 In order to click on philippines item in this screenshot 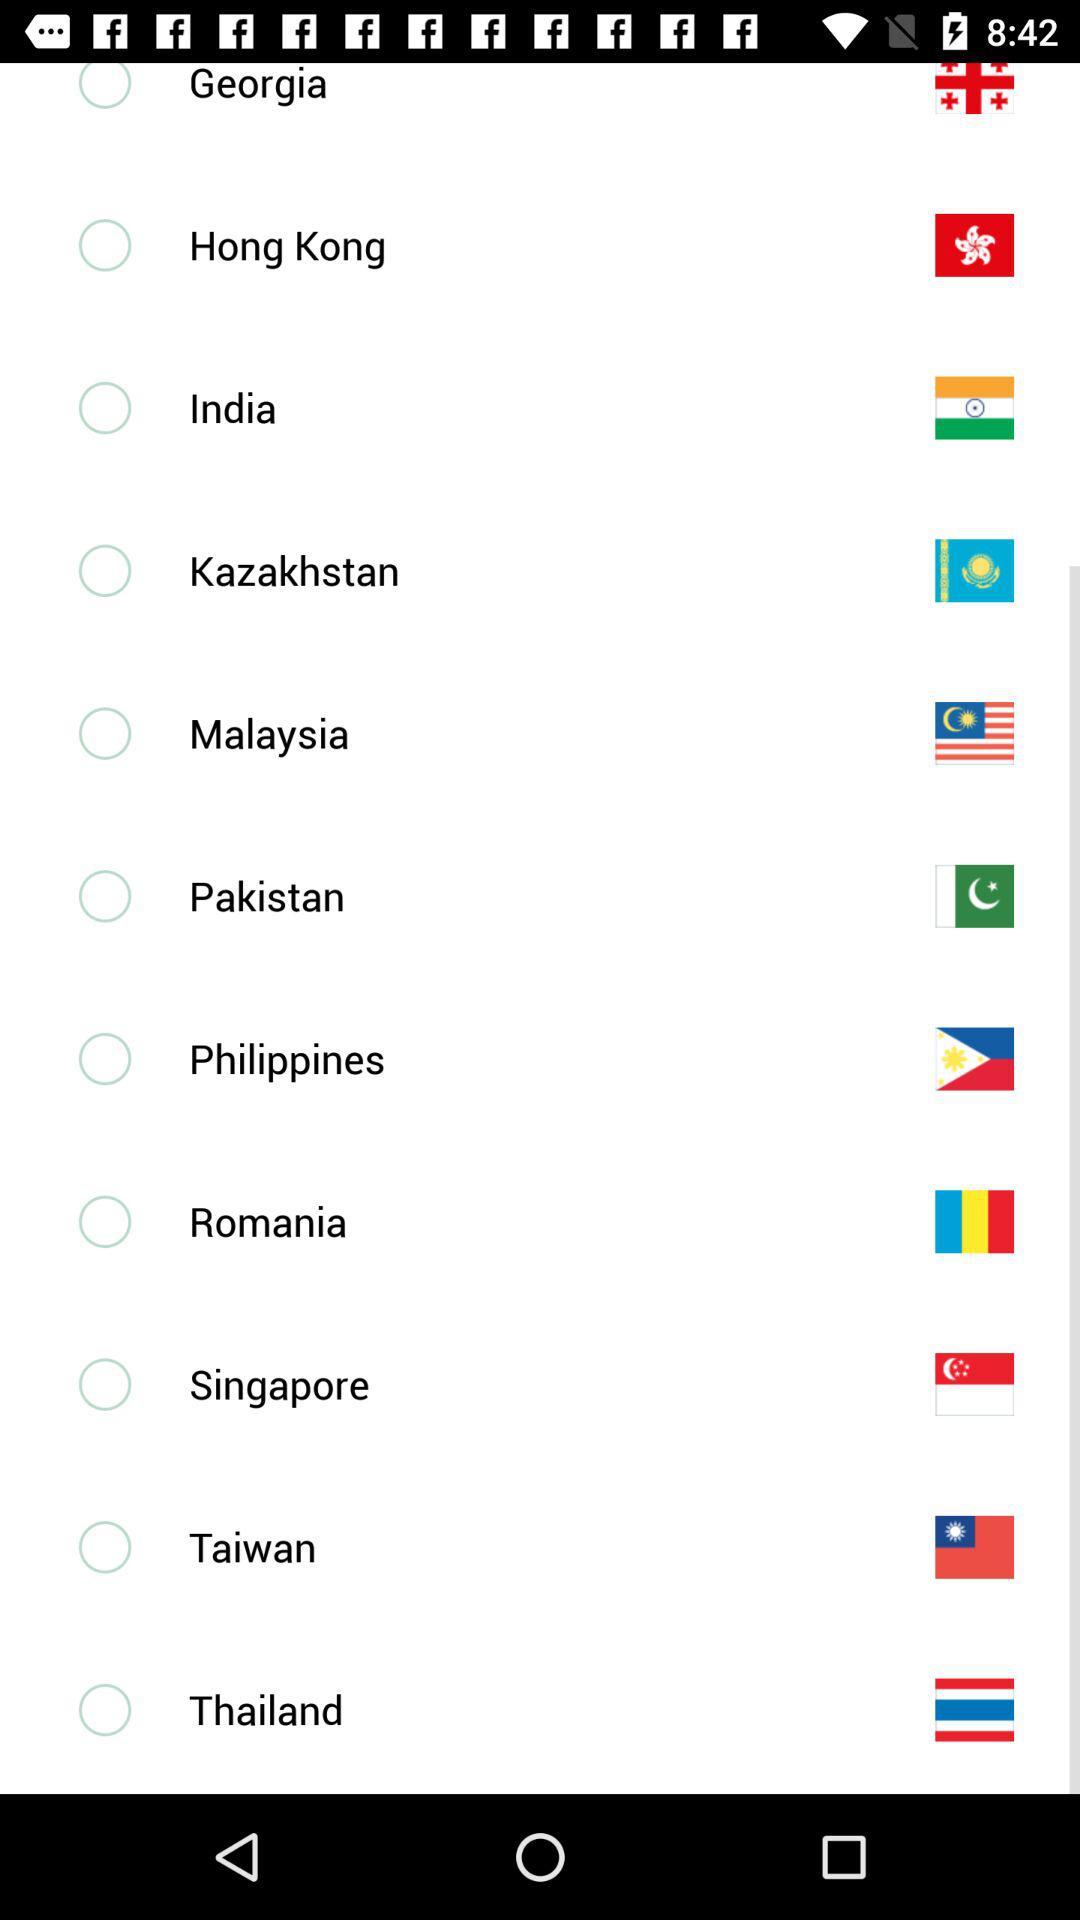, I will do `click(528, 1057)`.